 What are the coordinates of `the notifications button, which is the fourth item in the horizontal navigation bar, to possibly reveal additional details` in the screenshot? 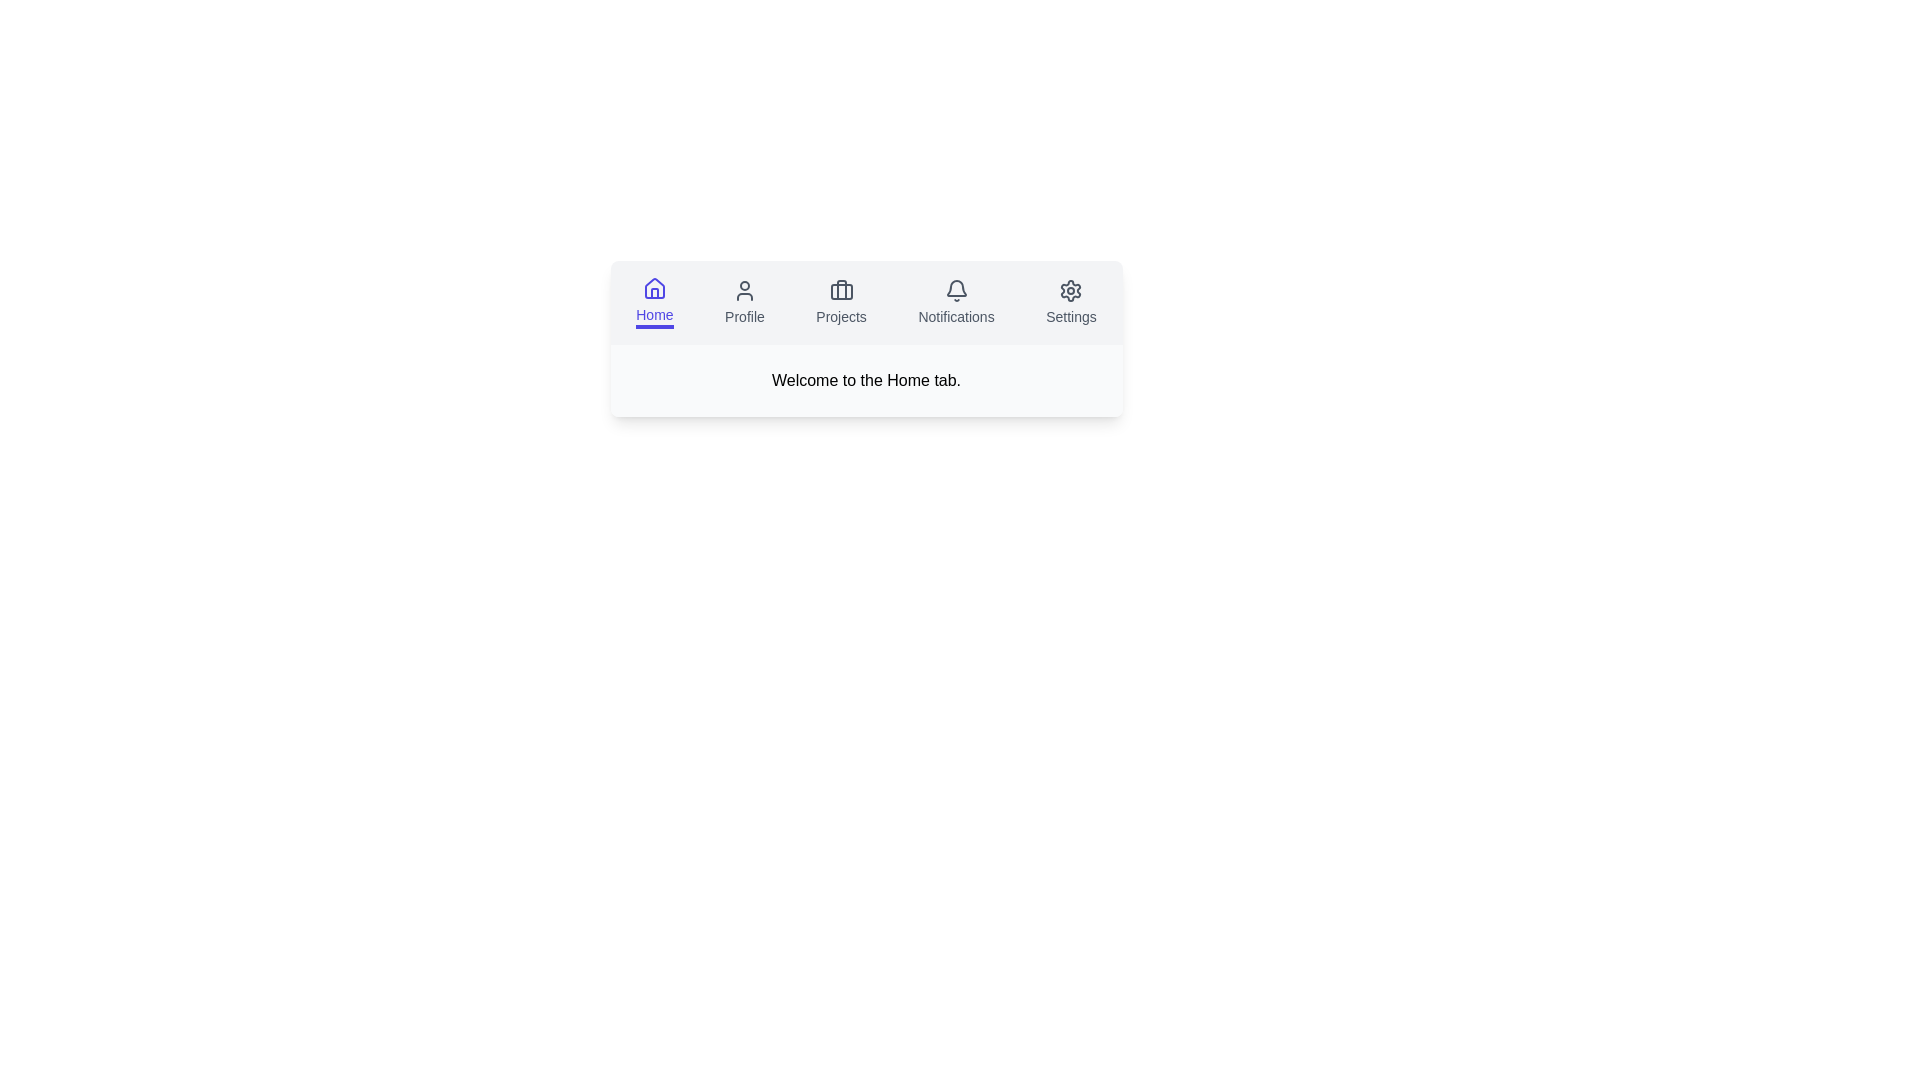 It's located at (955, 303).